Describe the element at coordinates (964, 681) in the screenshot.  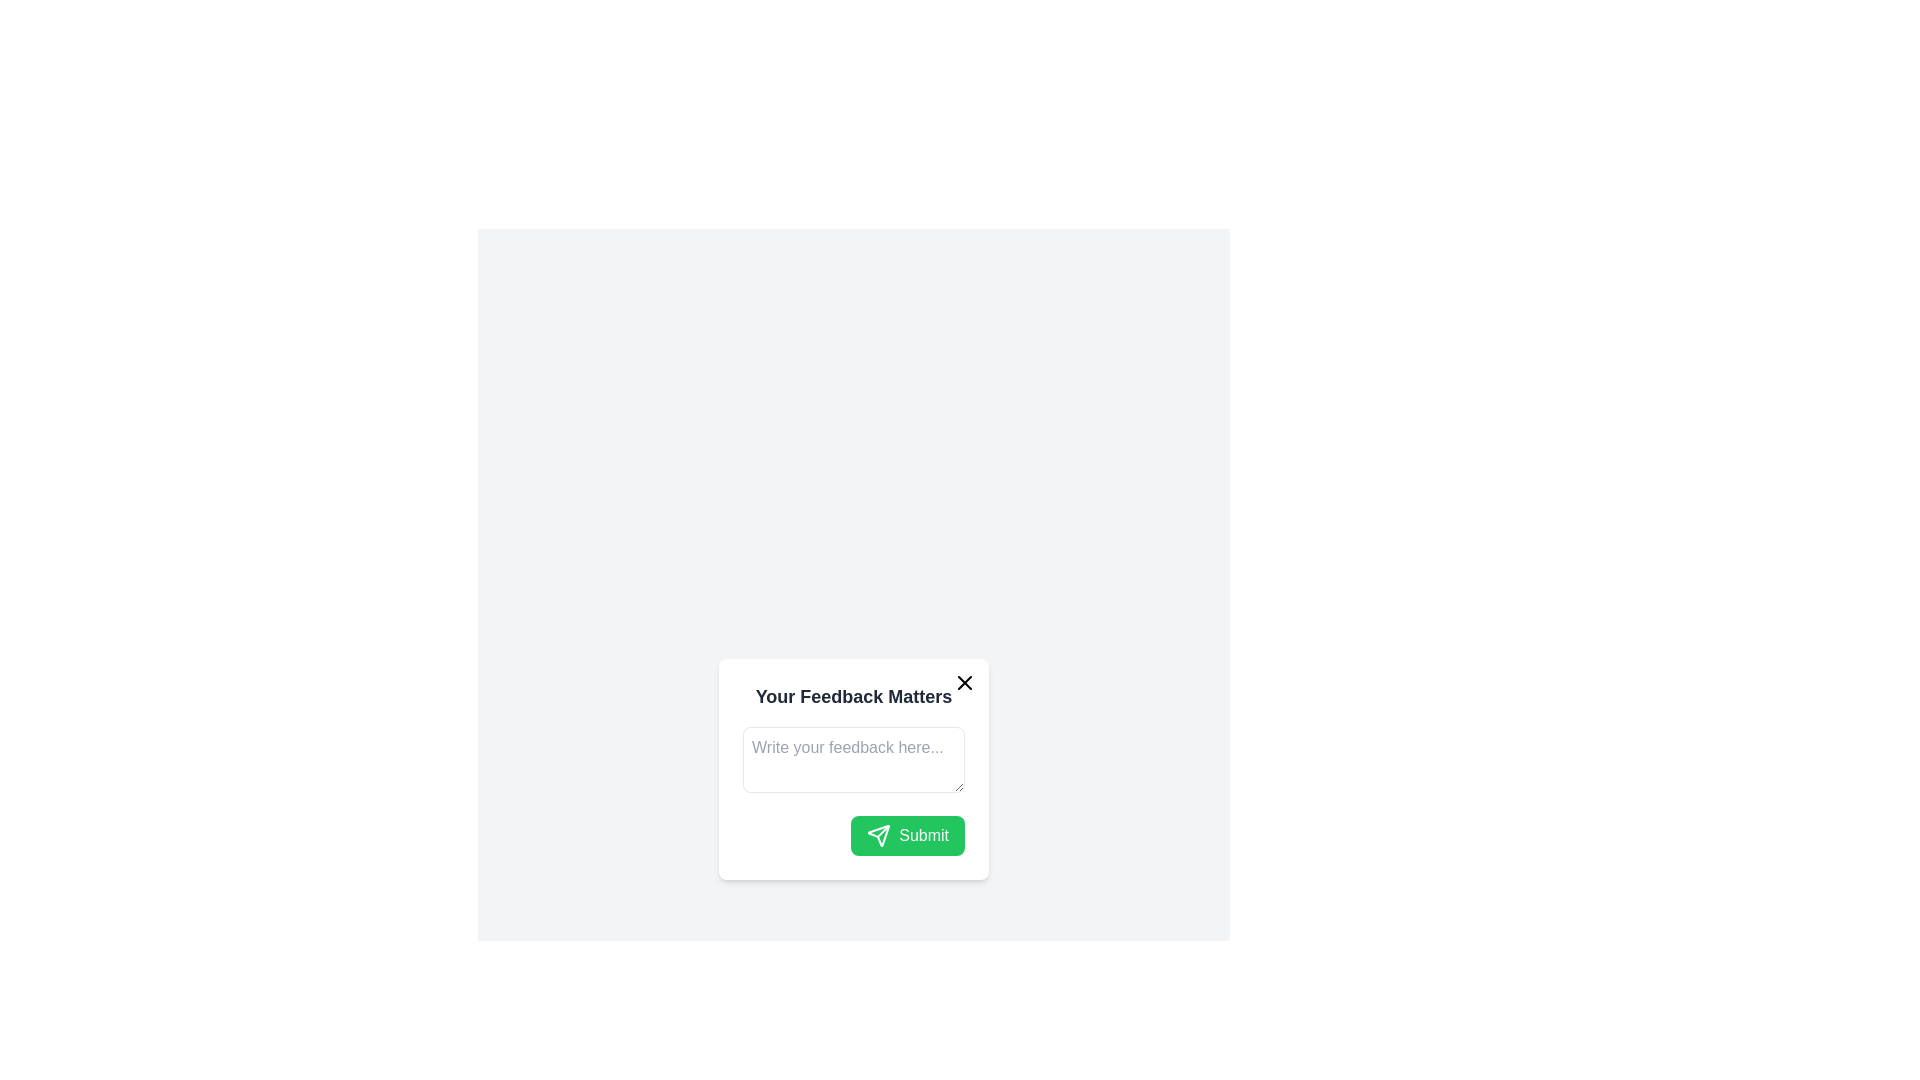
I see `the small square-shaped button with an 'X' icon in the center, located at the top-right corner of the feedback dialog box` at that location.